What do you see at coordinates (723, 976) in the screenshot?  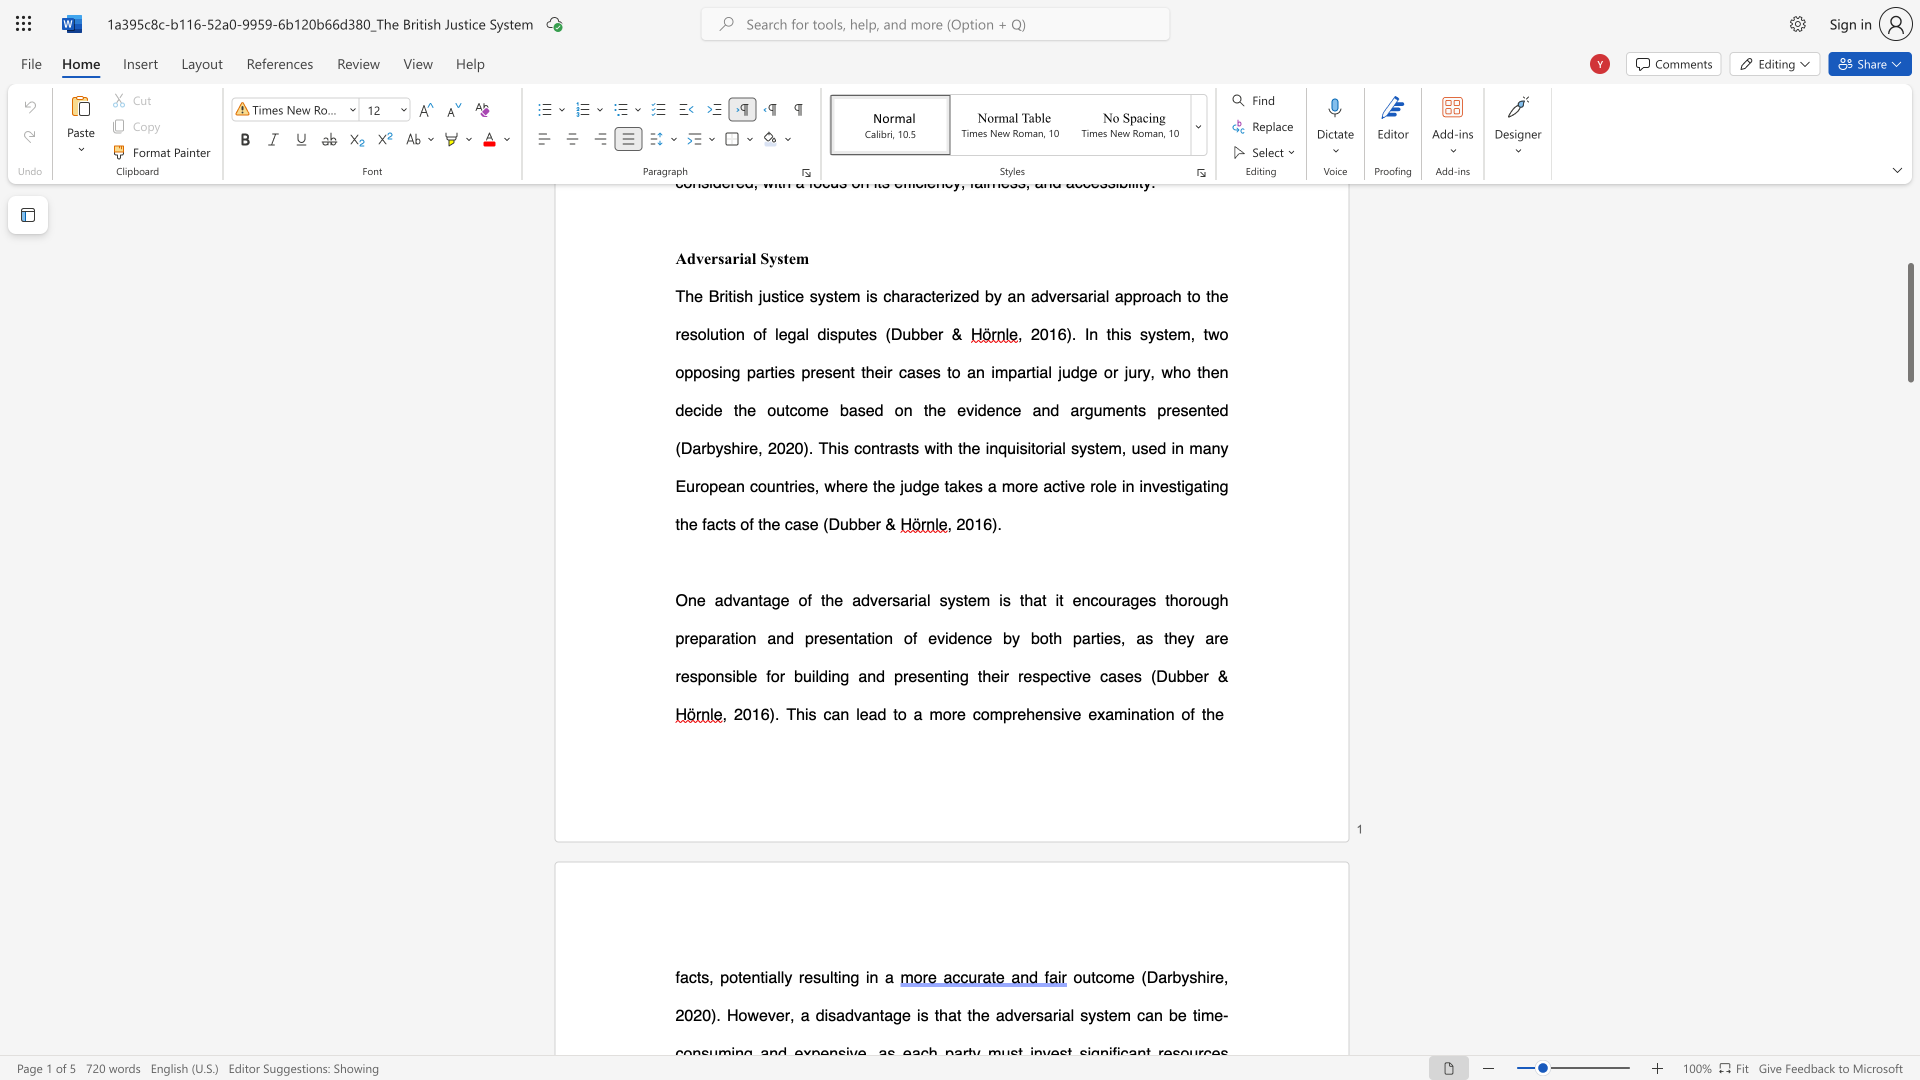 I see `the 1th character "p" in the text` at bounding box center [723, 976].